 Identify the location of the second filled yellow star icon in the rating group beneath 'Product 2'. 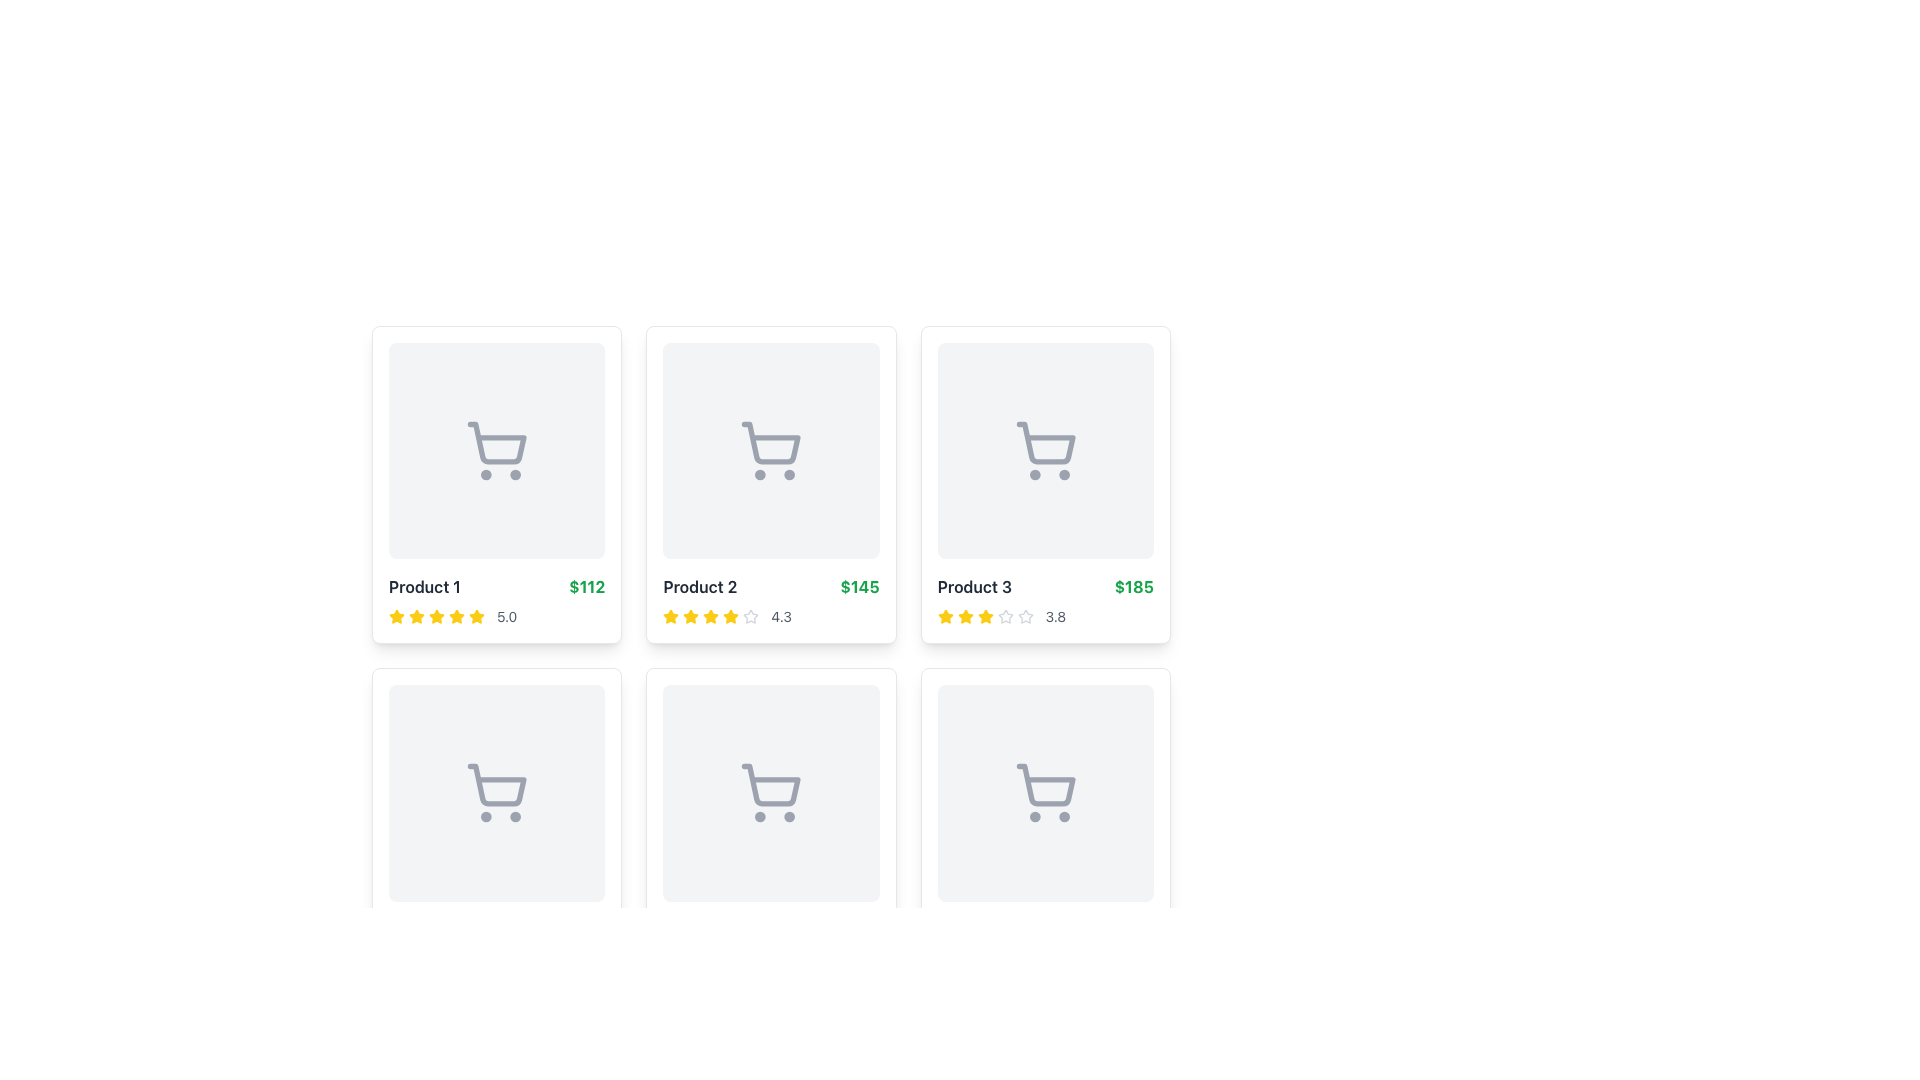
(691, 616).